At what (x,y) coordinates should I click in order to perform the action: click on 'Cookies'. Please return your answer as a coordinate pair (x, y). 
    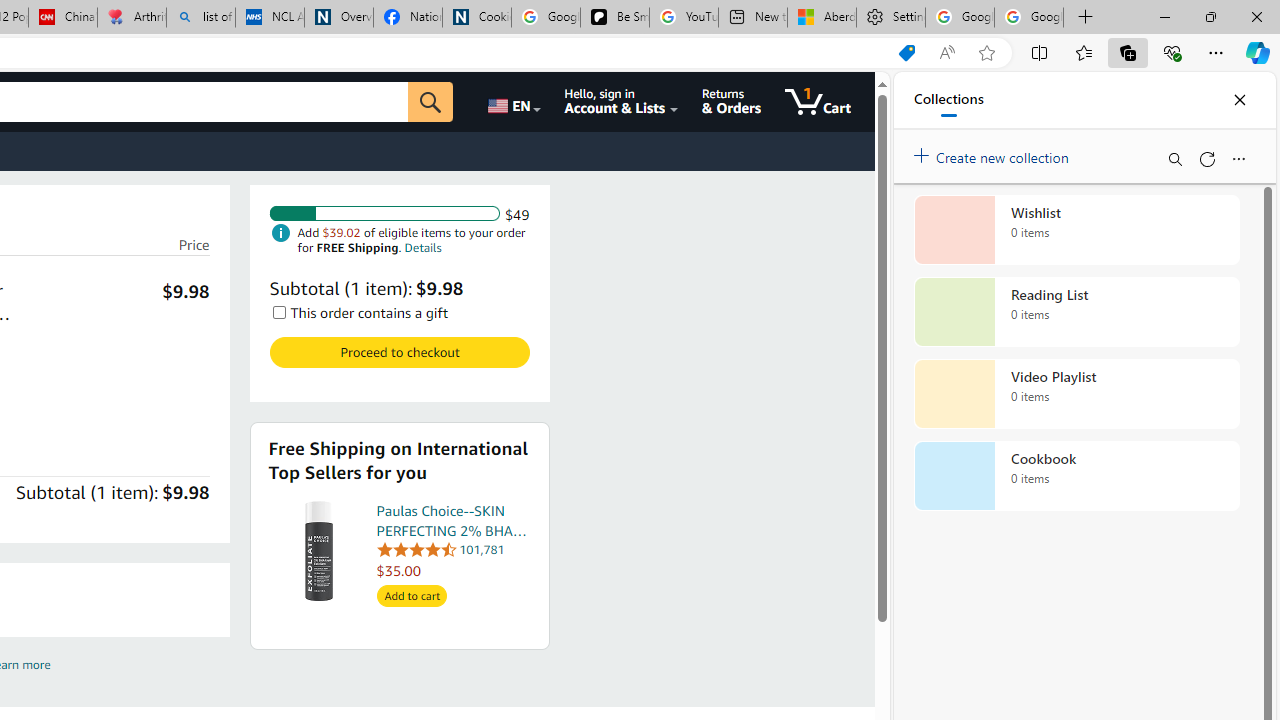
    Looking at the image, I should click on (475, 17).